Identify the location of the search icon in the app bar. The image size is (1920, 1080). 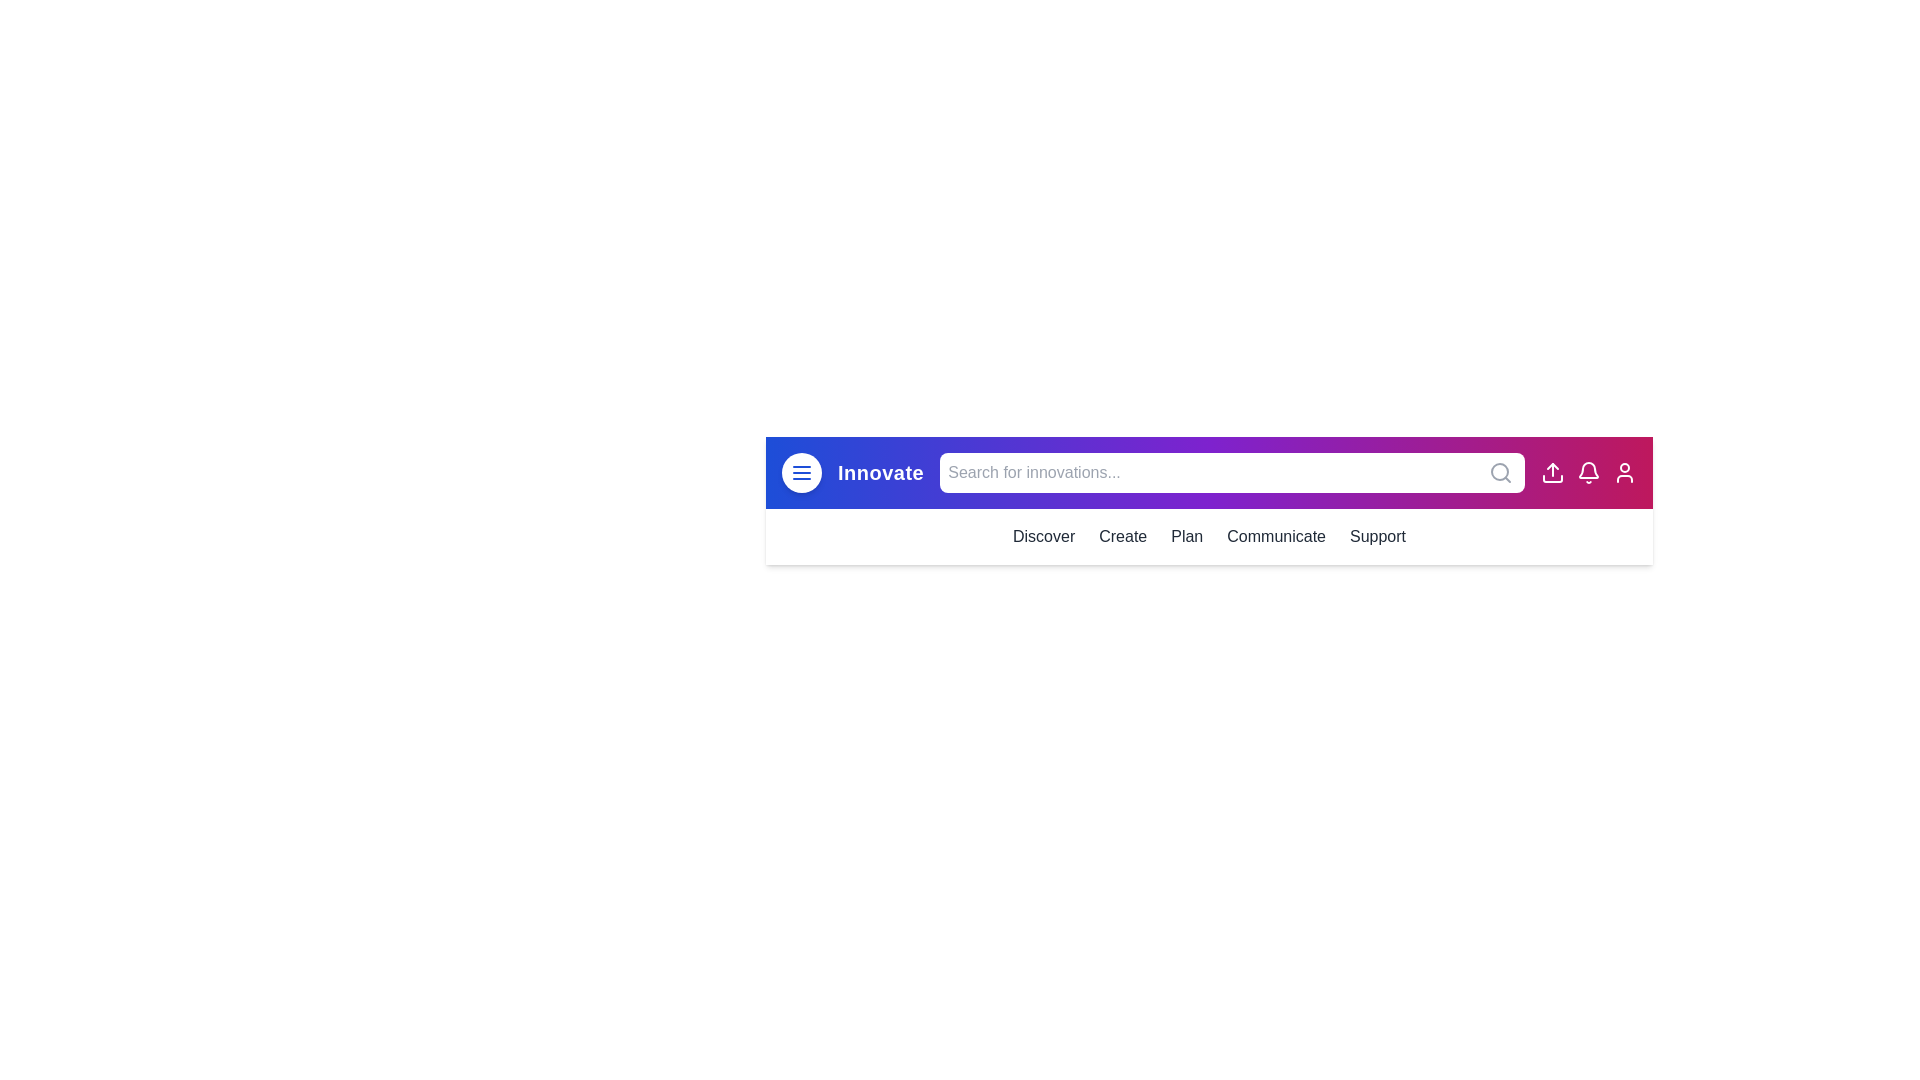
(1501, 473).